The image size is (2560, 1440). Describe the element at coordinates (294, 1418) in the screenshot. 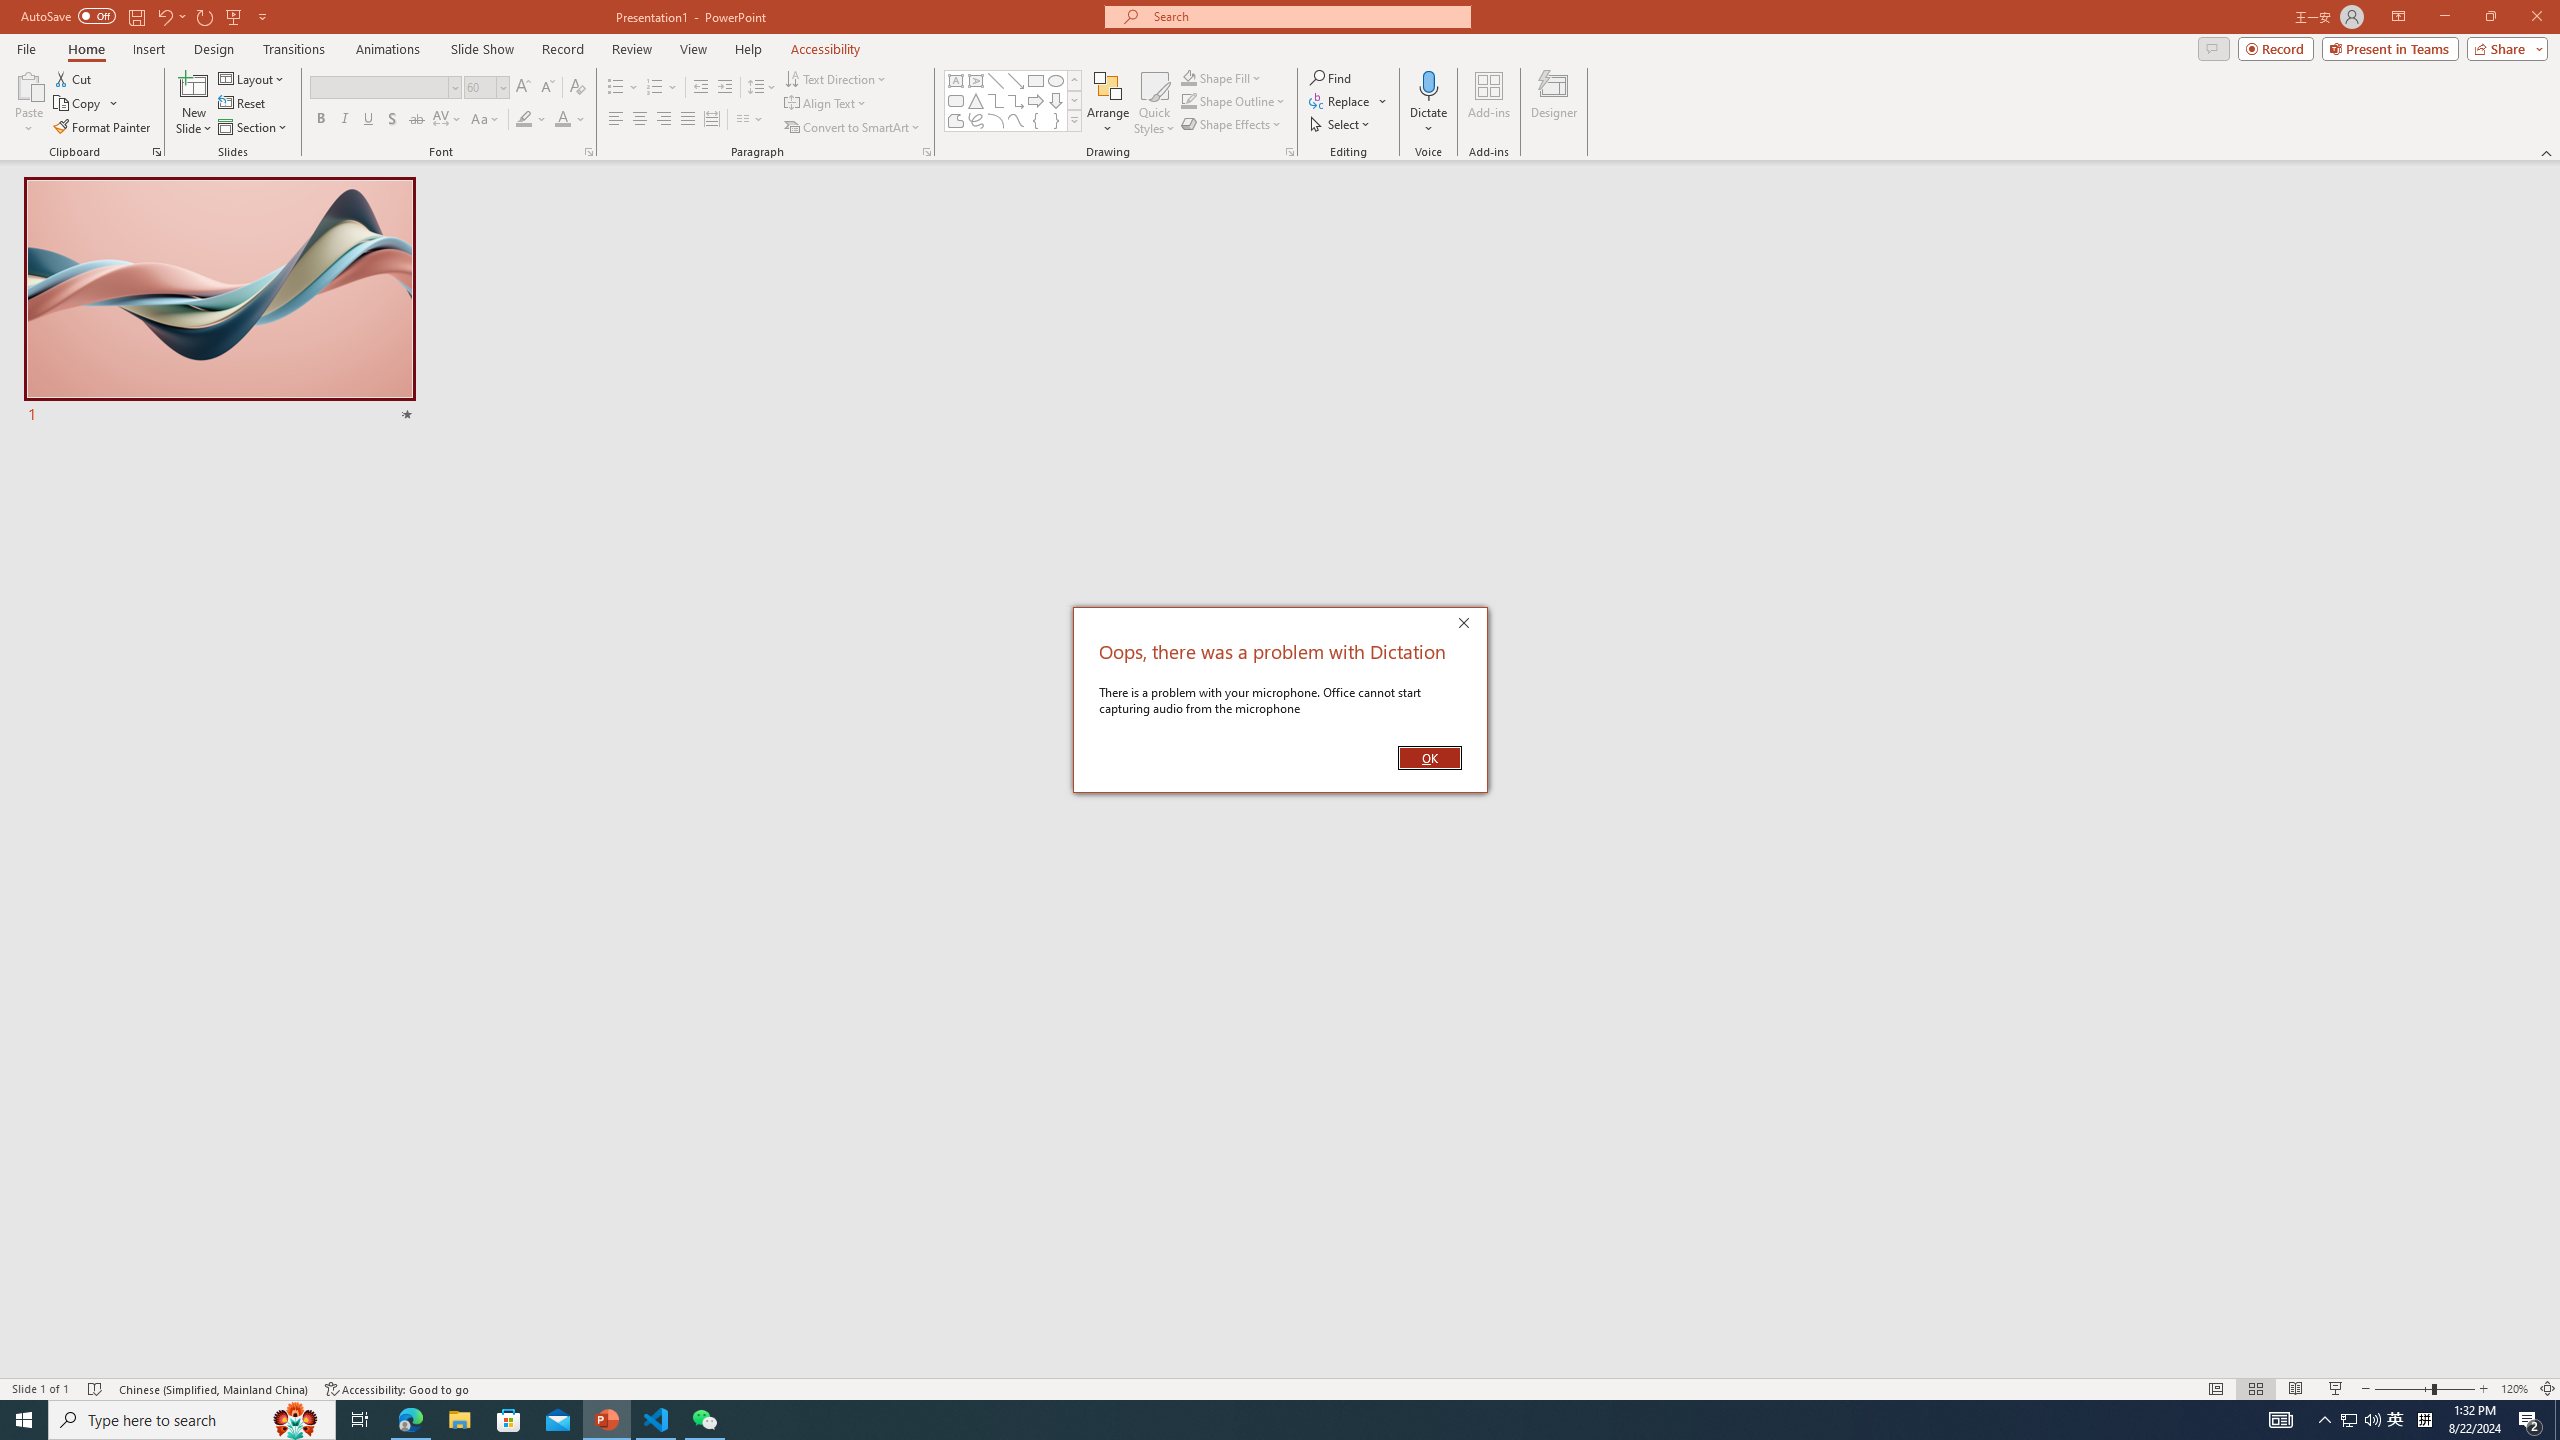

I see `'Search highlights icon opens search home window'` at that location.